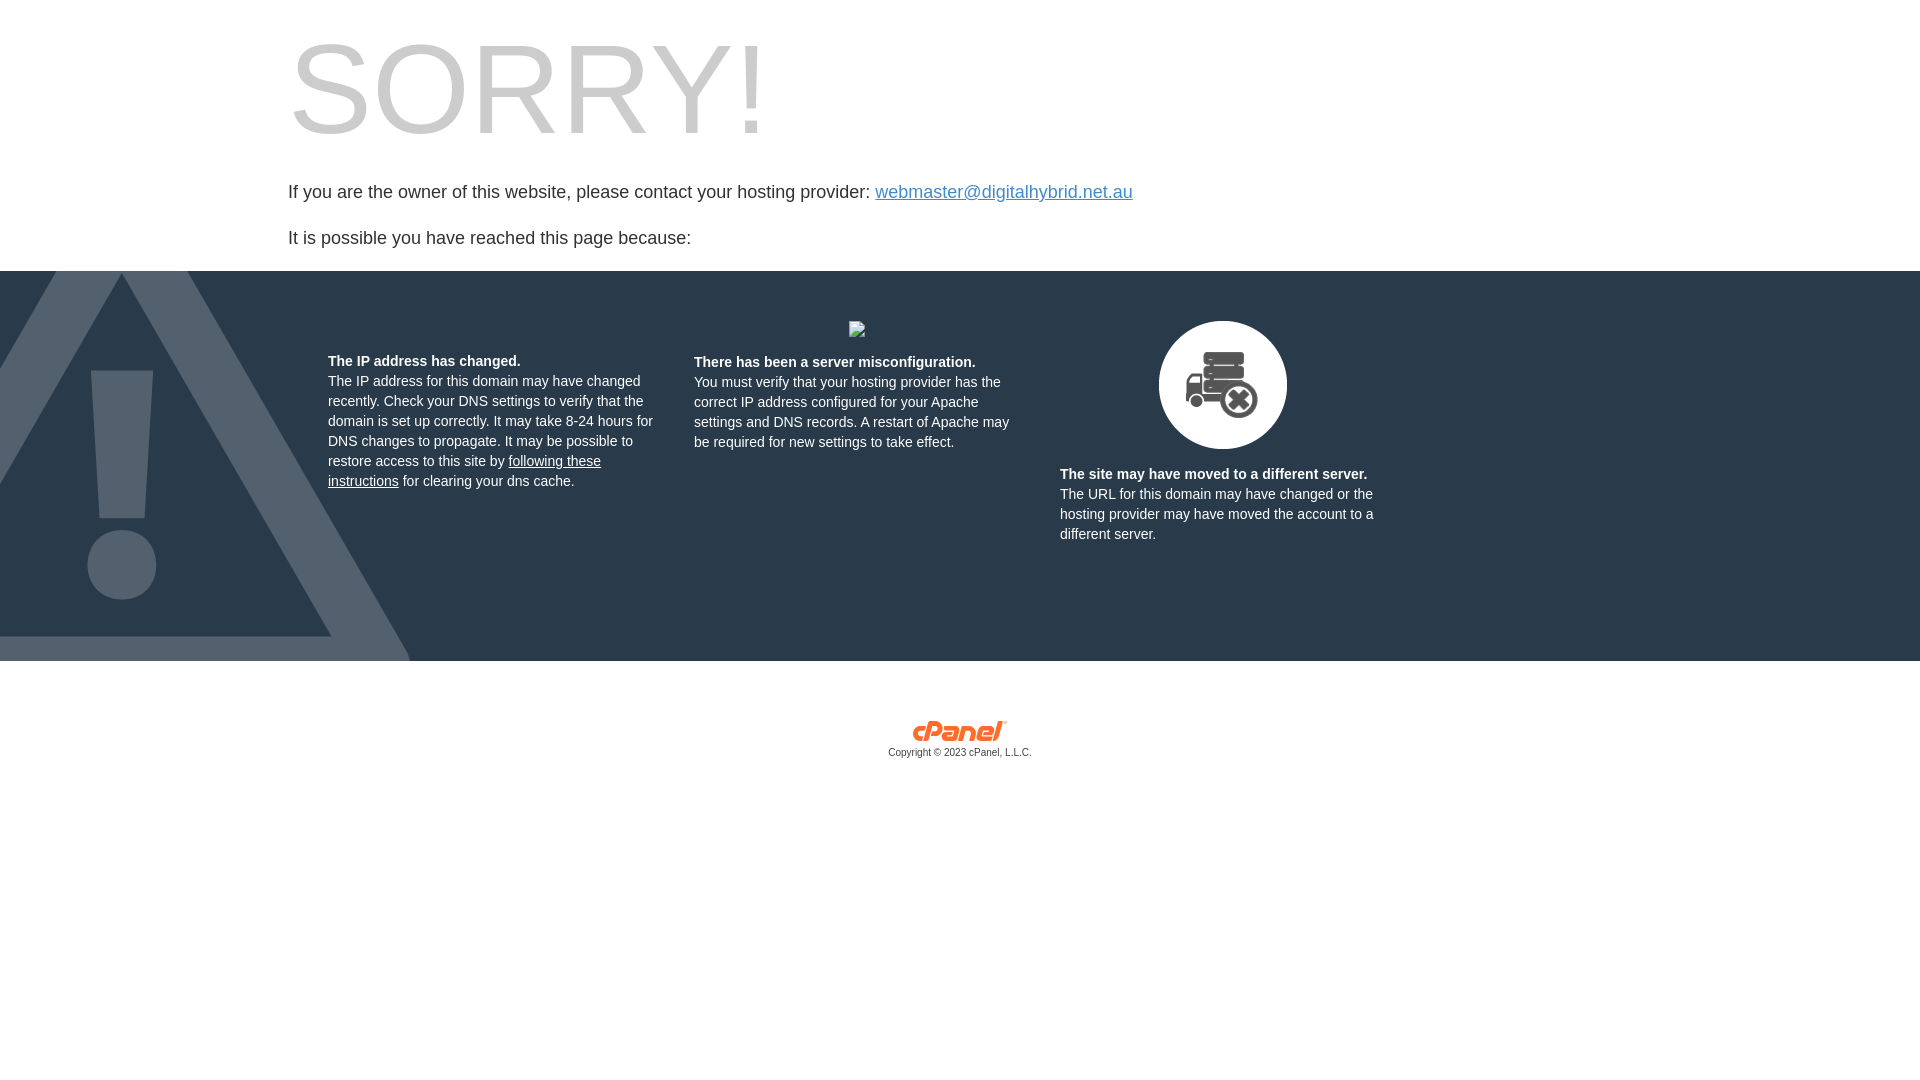  I want to click on 'webmaster@digitalhybrid.net.au', so click(1003, 192).